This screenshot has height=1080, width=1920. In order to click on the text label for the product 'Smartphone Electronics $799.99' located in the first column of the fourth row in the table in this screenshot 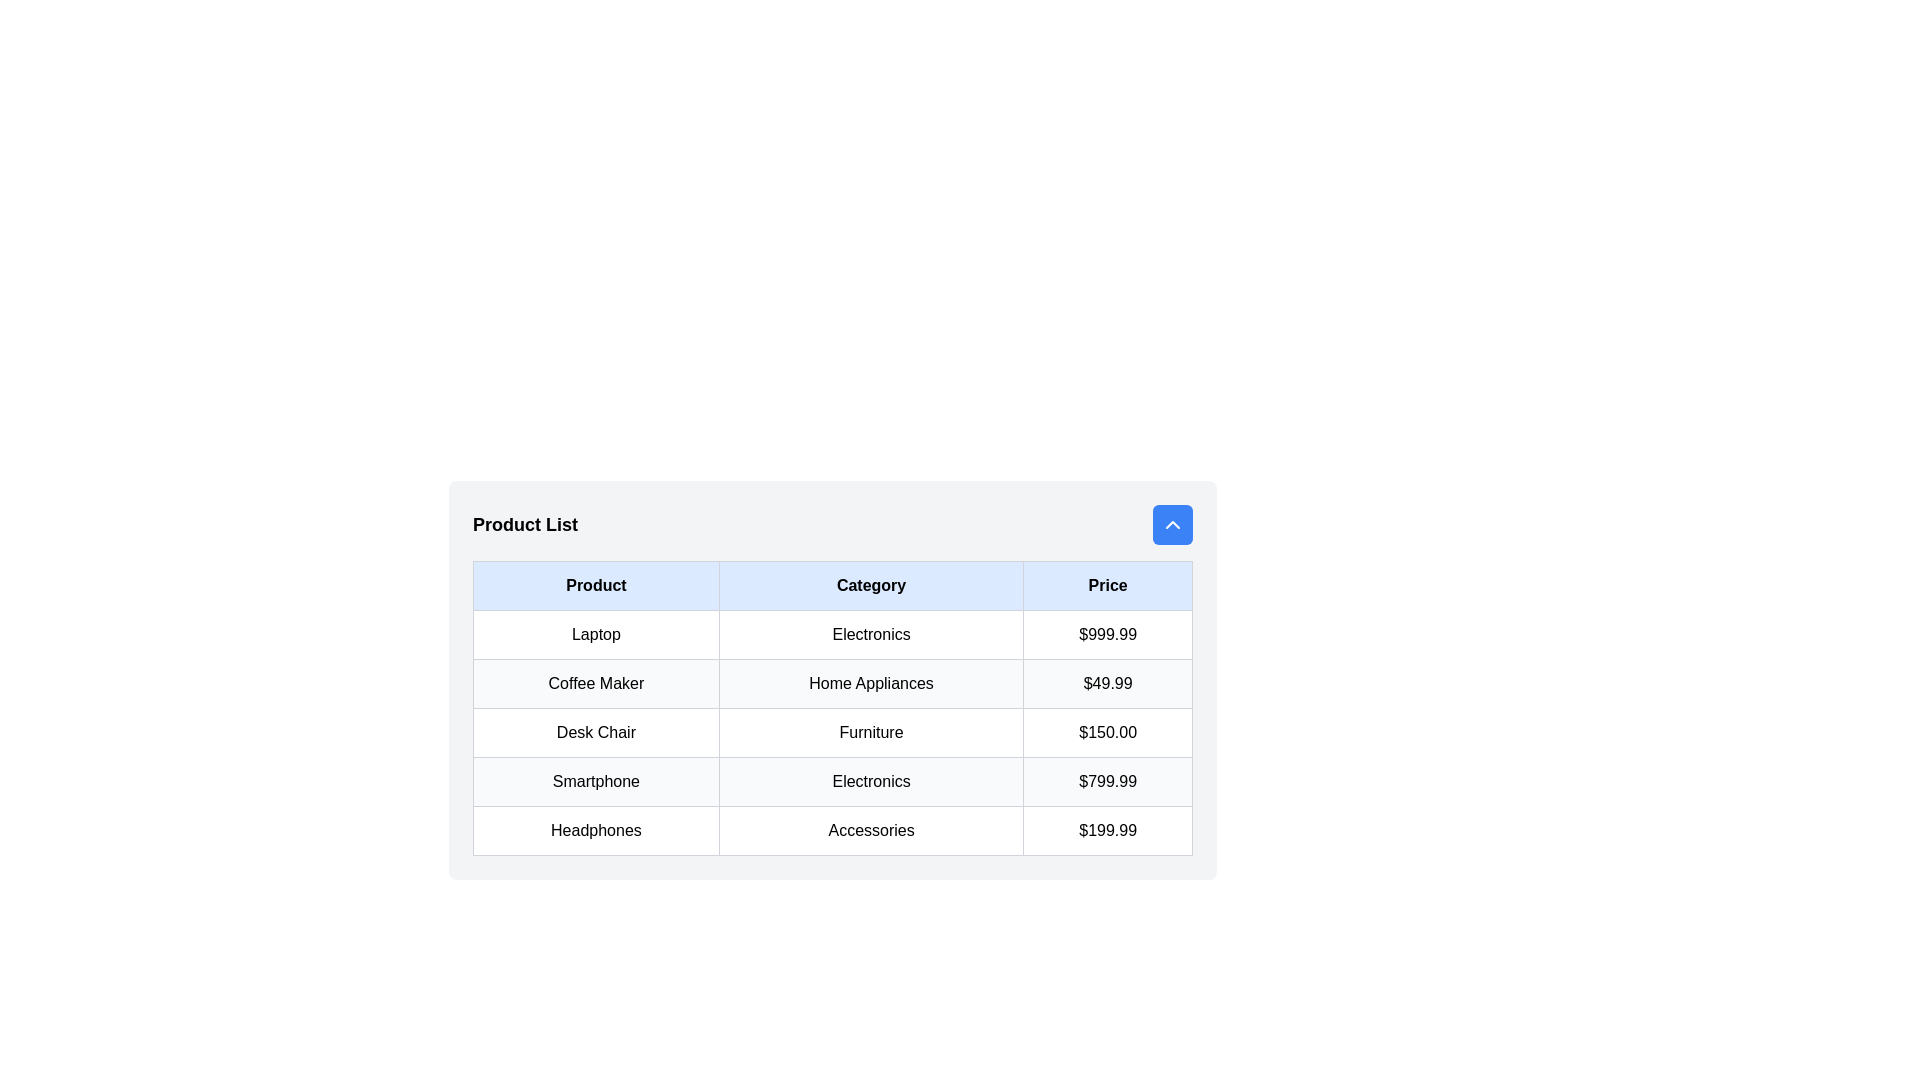, I will do `click(595, 781)`.